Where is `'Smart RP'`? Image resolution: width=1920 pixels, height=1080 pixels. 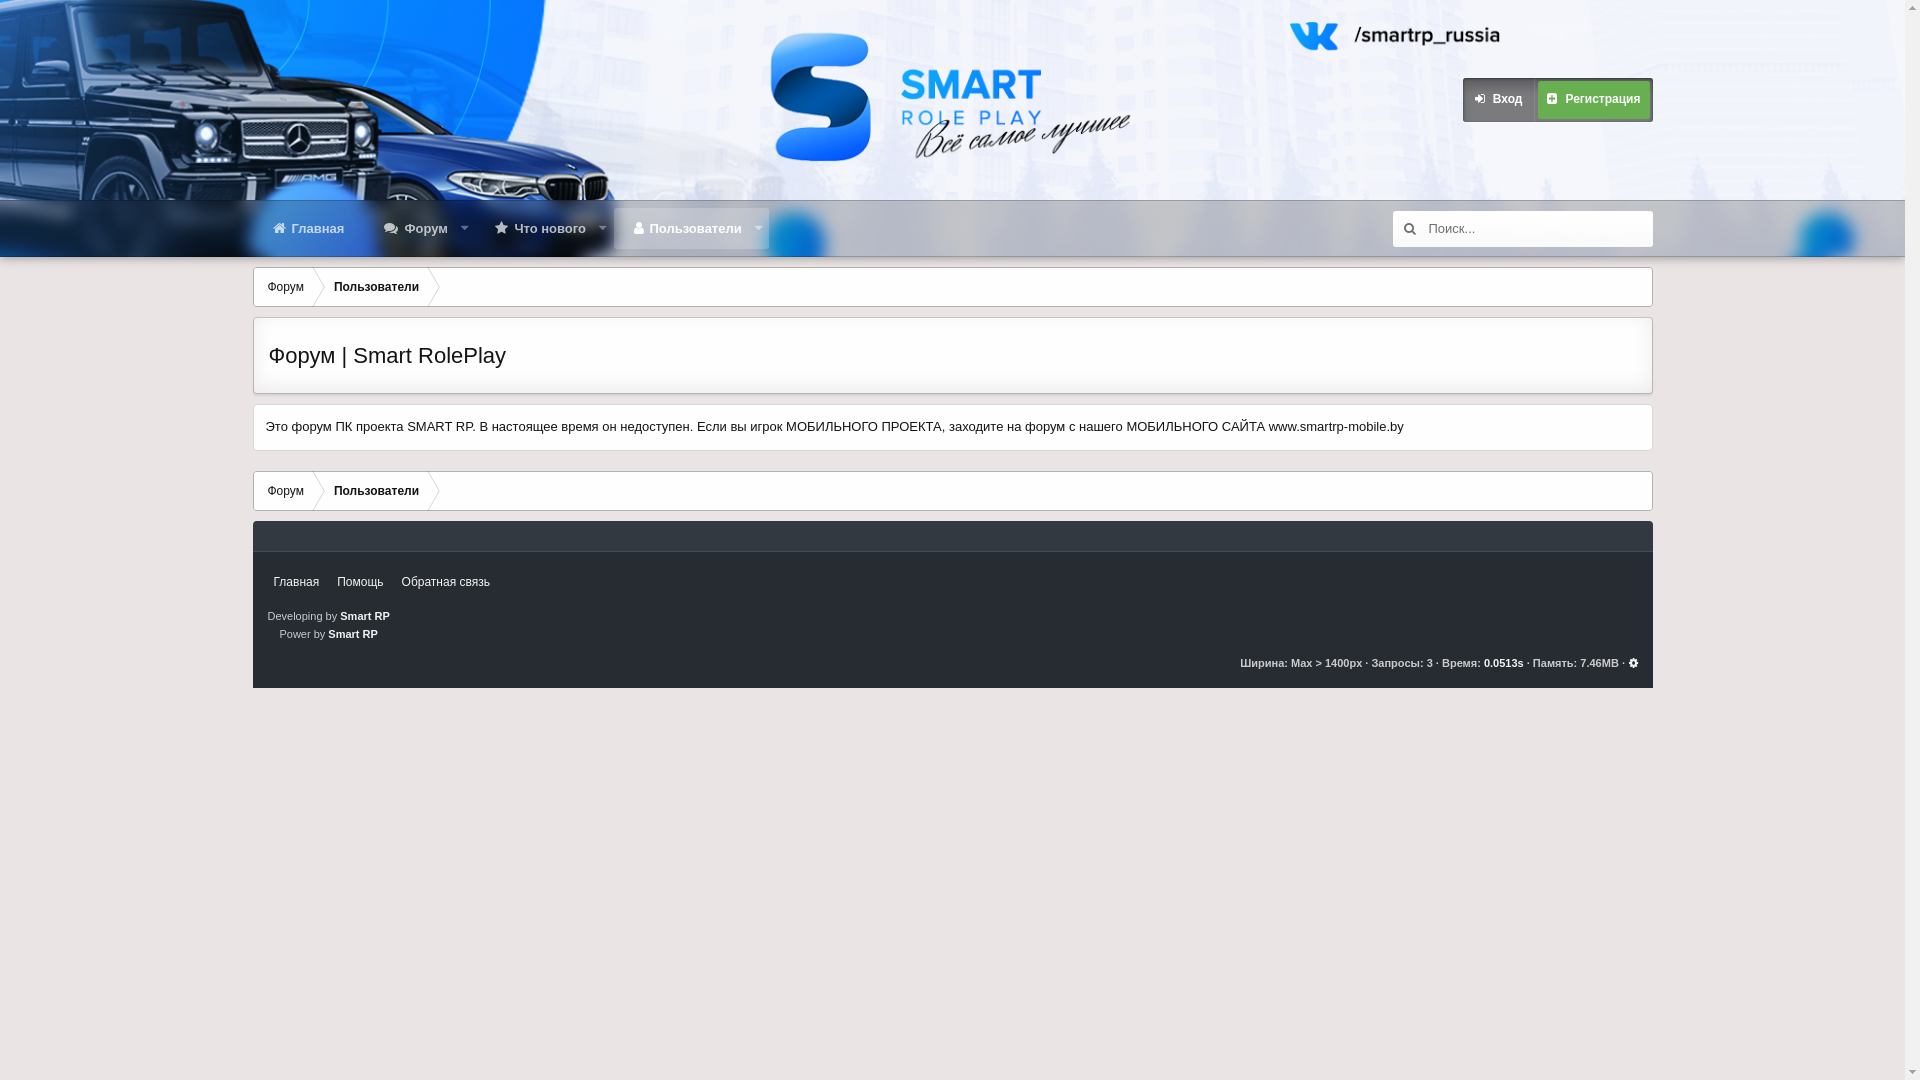 'Smart RP' is located at coordinates (364, 615).